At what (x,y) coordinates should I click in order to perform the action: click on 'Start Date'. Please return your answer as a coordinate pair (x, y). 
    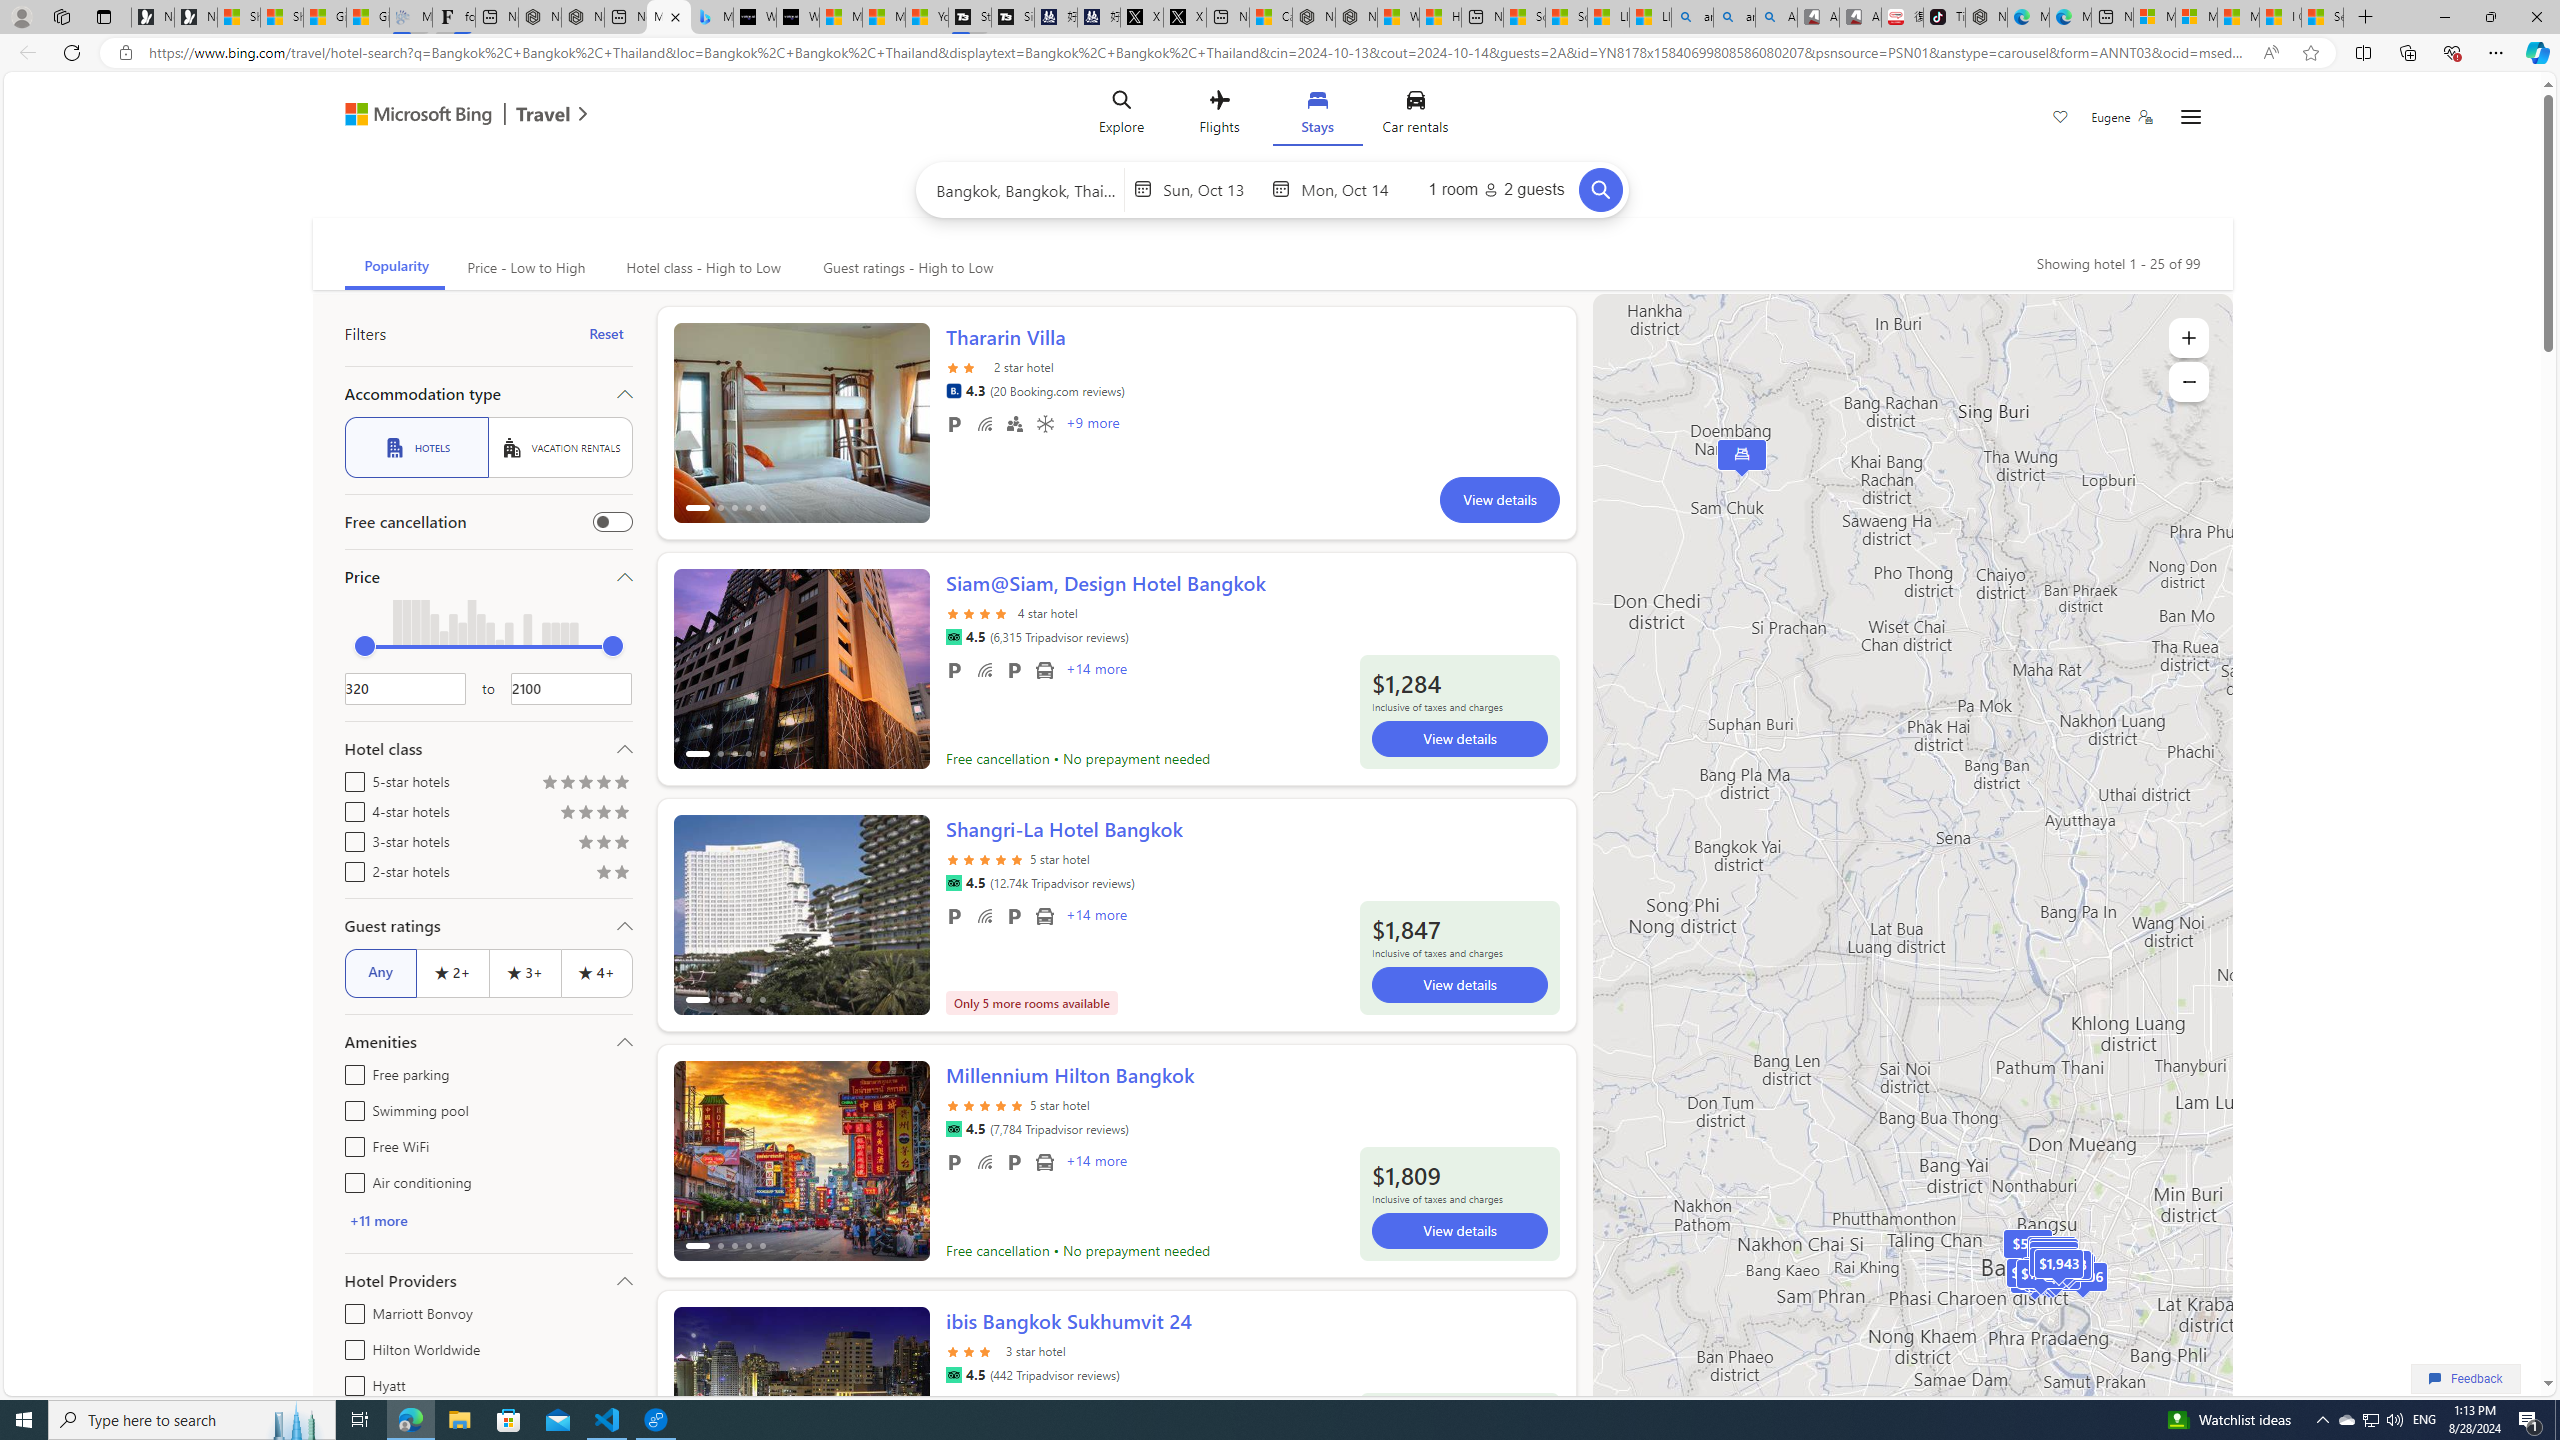
    Looking at the image, I should click on (1211, 188).